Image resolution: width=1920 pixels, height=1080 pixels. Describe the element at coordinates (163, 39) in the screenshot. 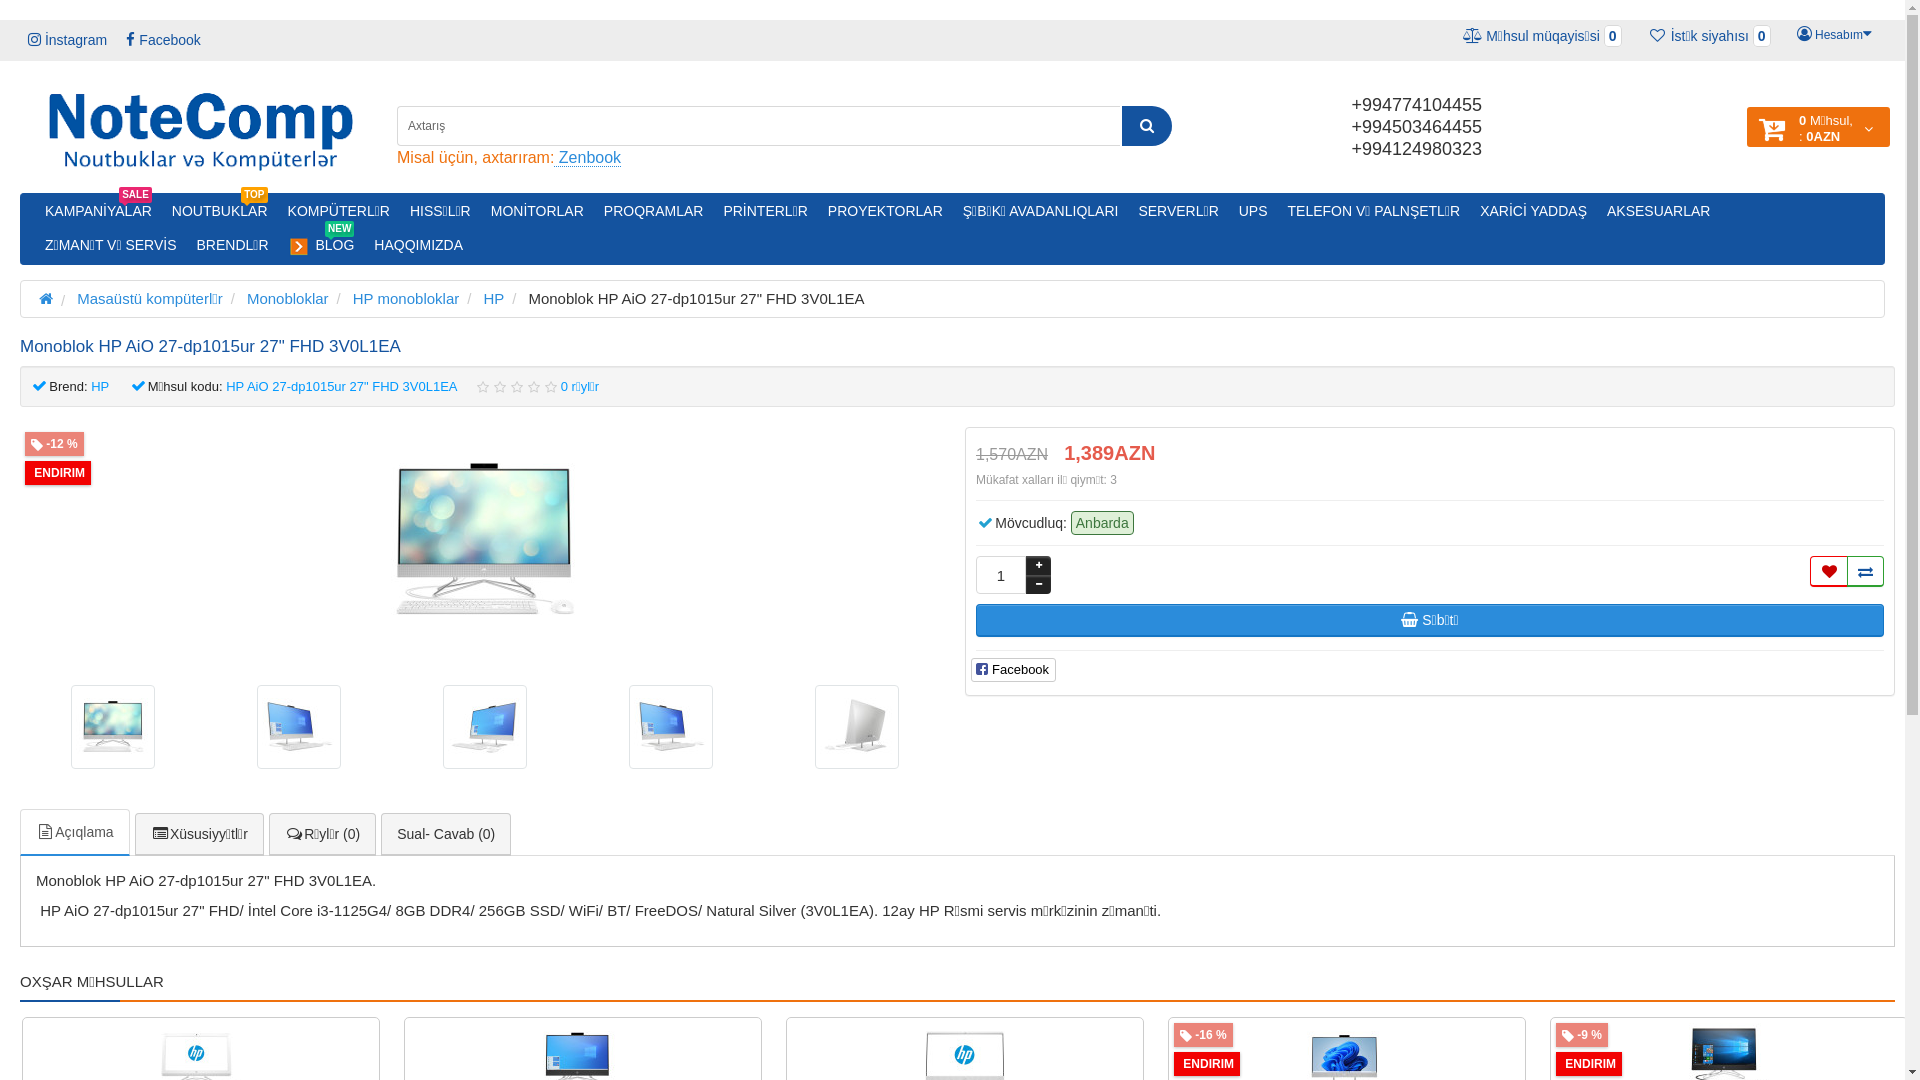

I see `'Facebook'` at that location.